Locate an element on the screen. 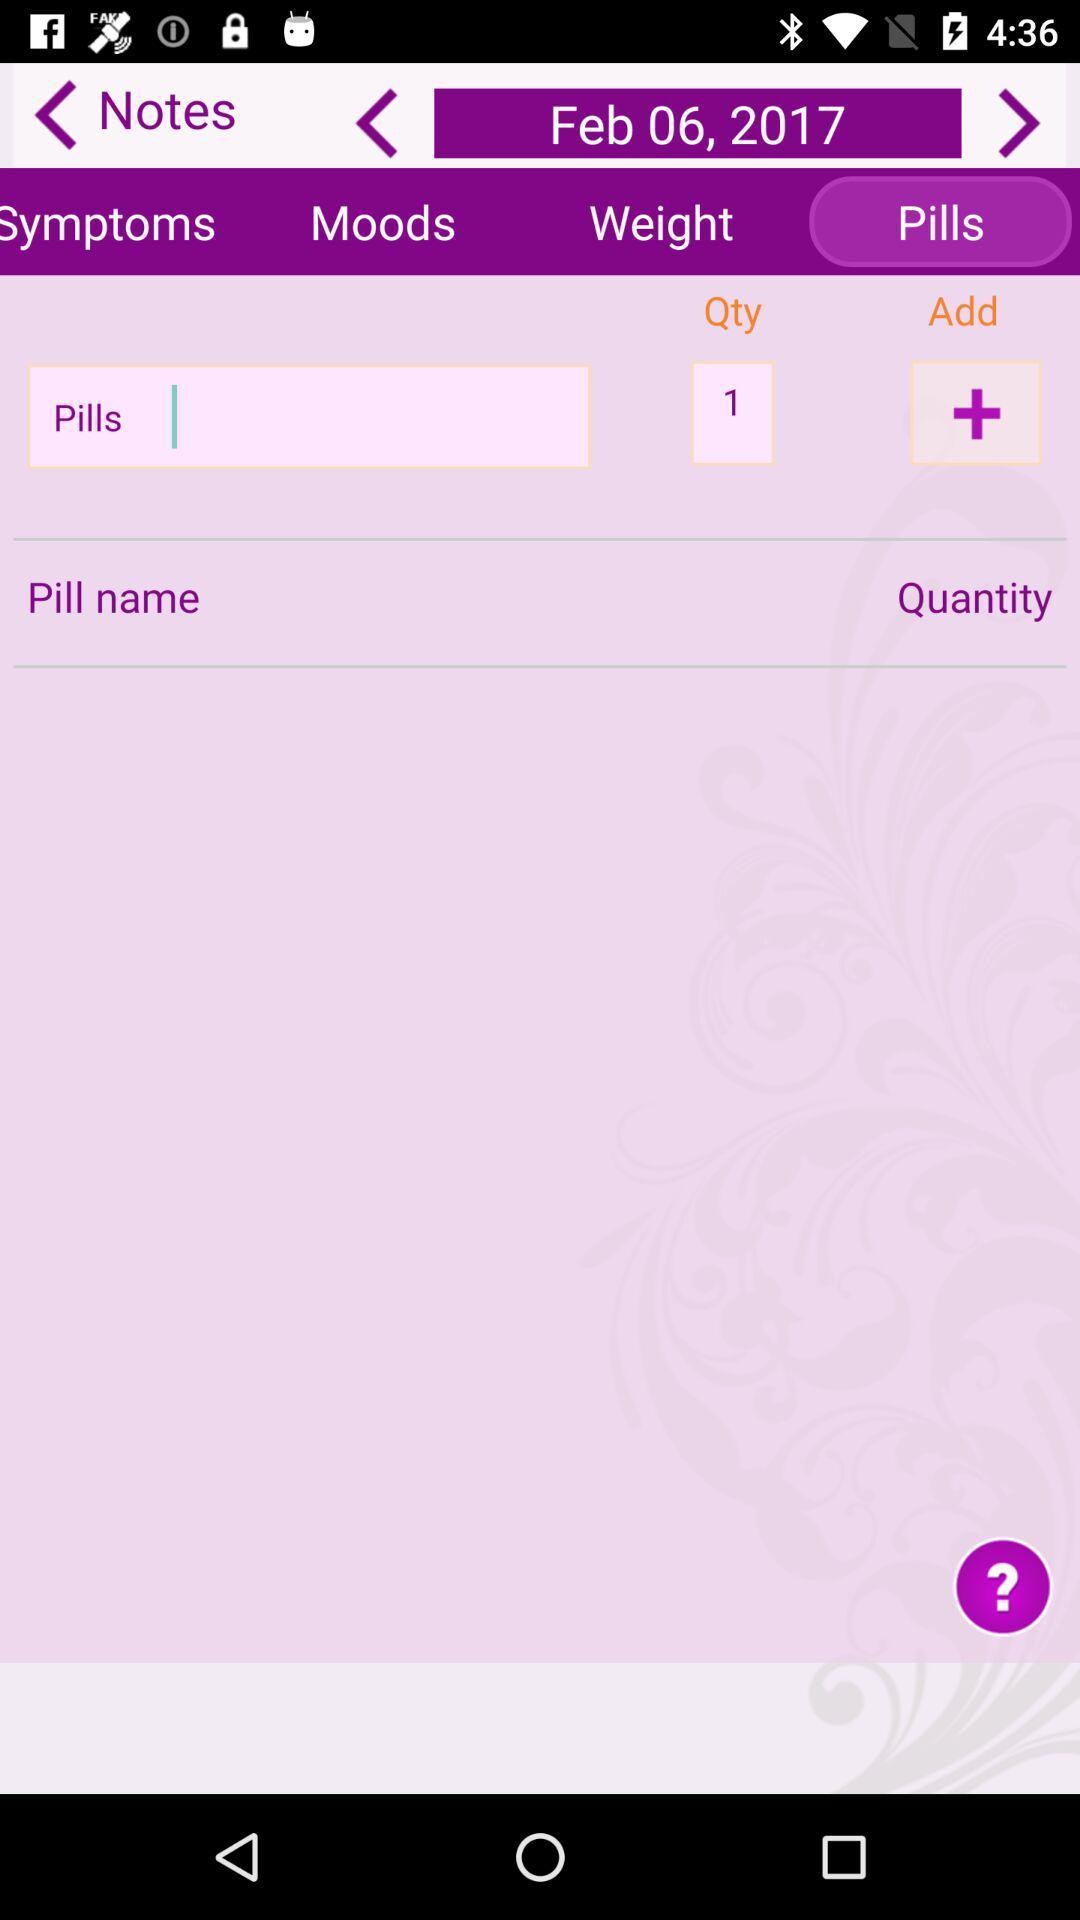  open information is located at coordinates (1003, 1584).